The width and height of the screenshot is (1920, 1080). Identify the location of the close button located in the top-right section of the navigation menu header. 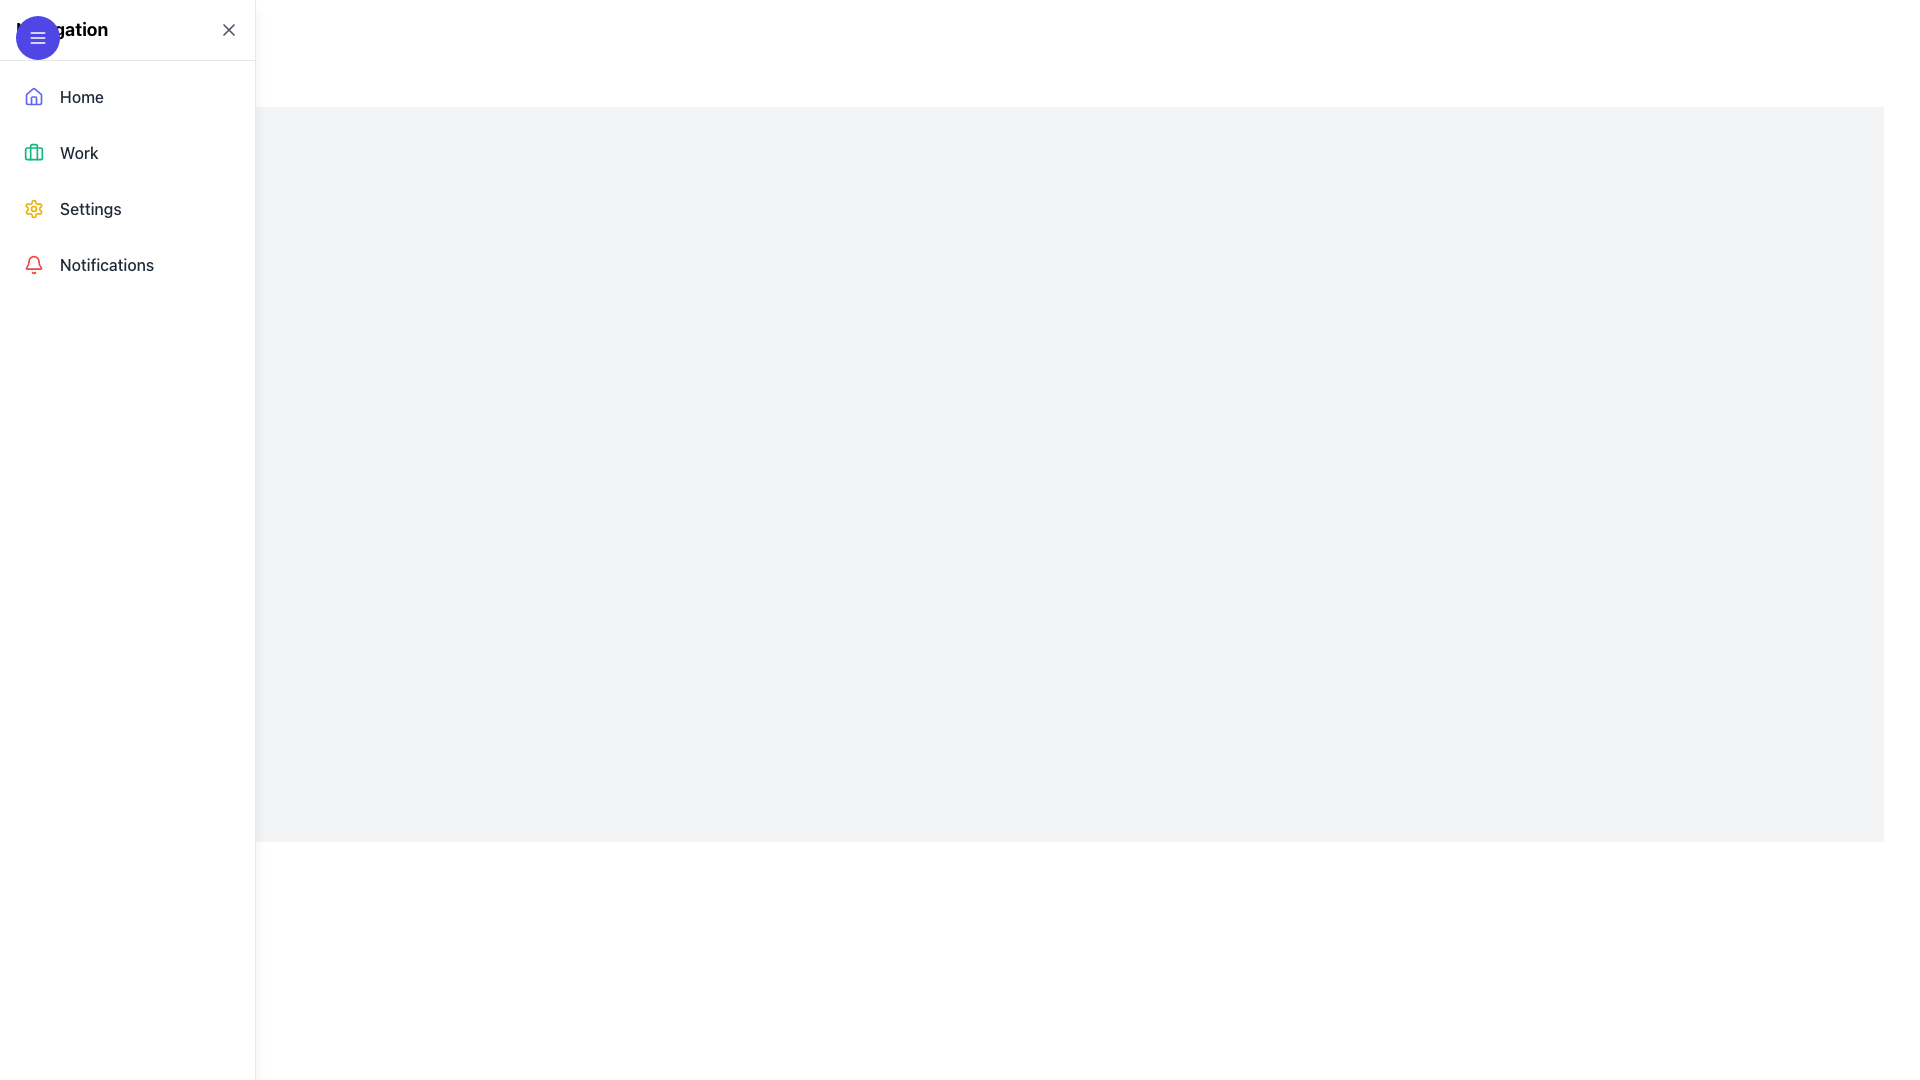
(229, 30).